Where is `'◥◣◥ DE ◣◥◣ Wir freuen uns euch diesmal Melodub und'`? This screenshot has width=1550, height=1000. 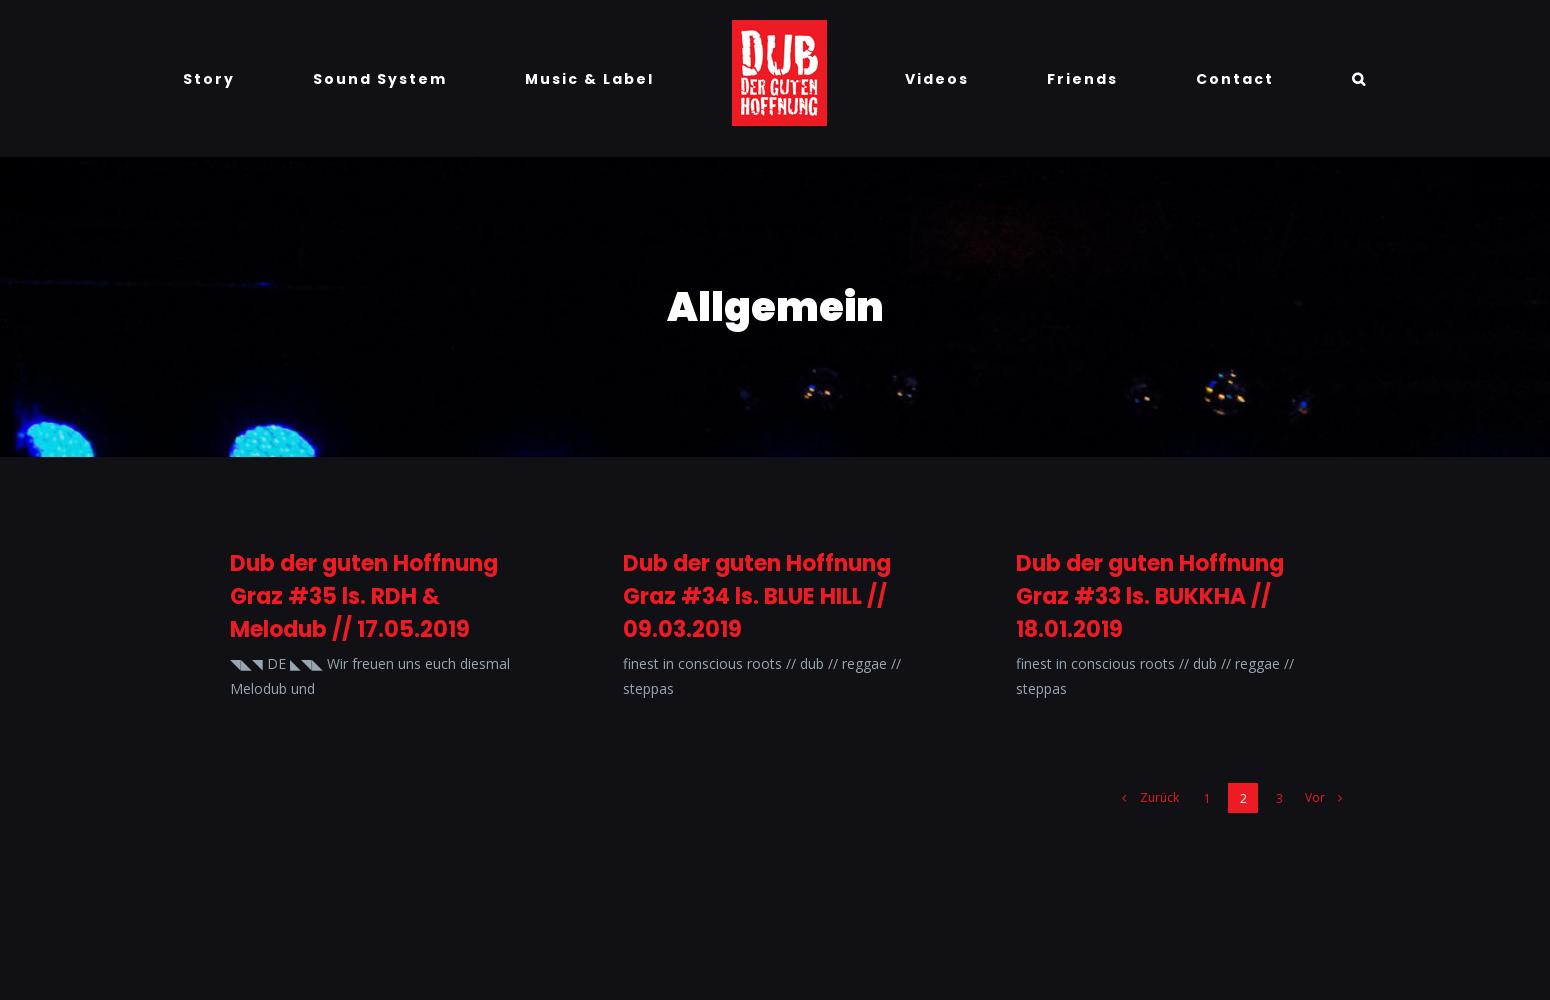 '◥◣◥ DE ◣◥◣ Wir freuen uns euch diesmal Melodub und' is located at coordinates (368, 676).